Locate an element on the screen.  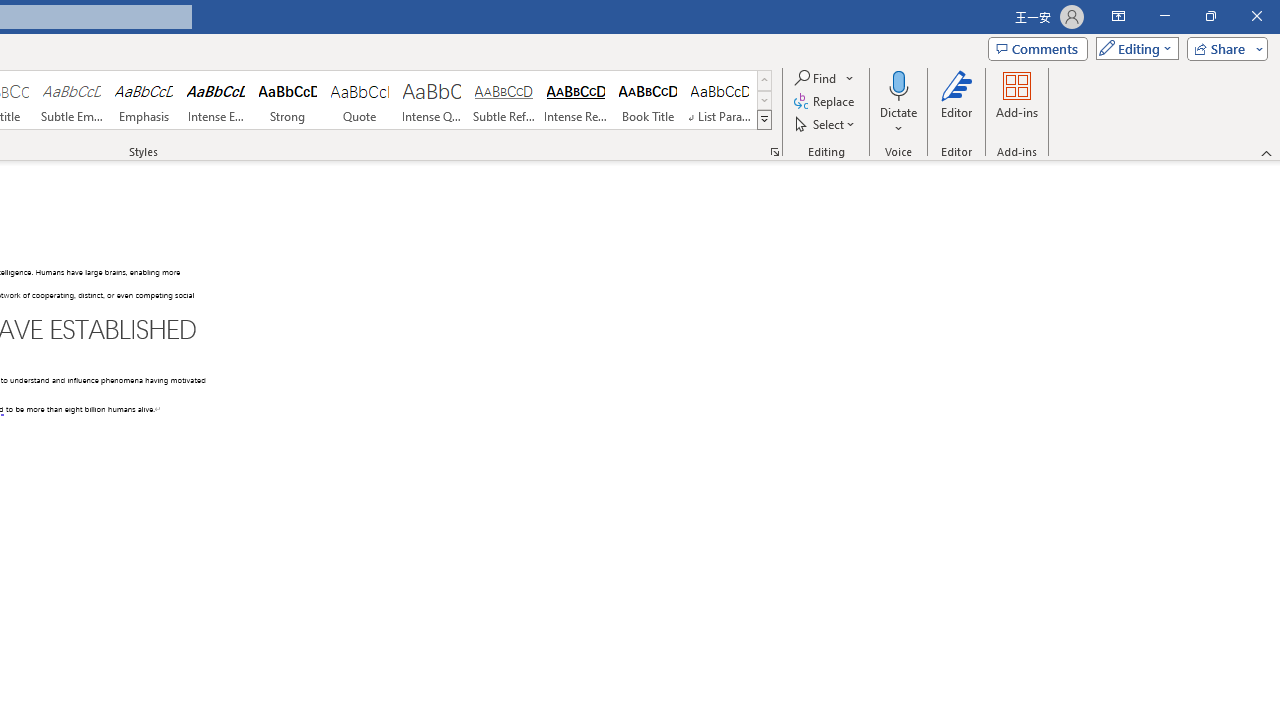
'Subtle Reference' is located at coordinates (504, 100).